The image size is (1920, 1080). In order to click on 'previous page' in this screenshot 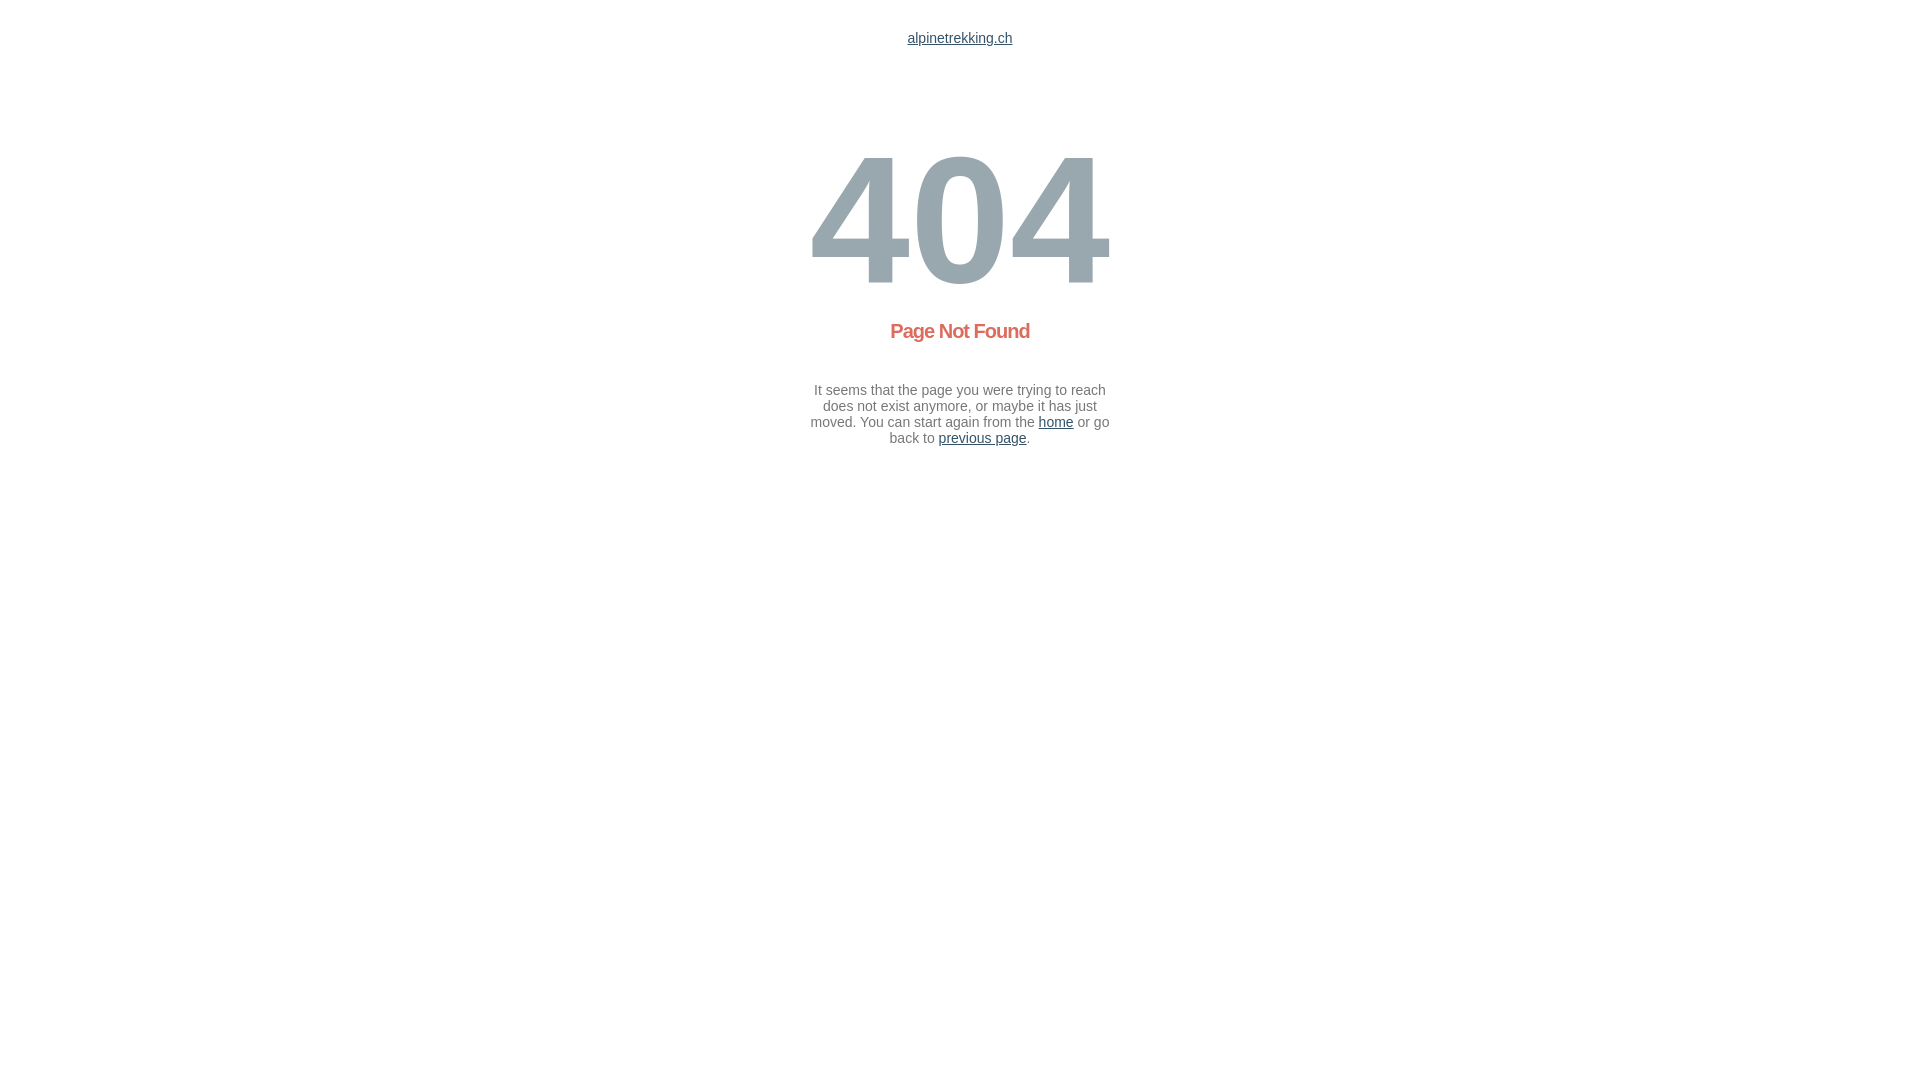, I will do `click(983, 437)`.